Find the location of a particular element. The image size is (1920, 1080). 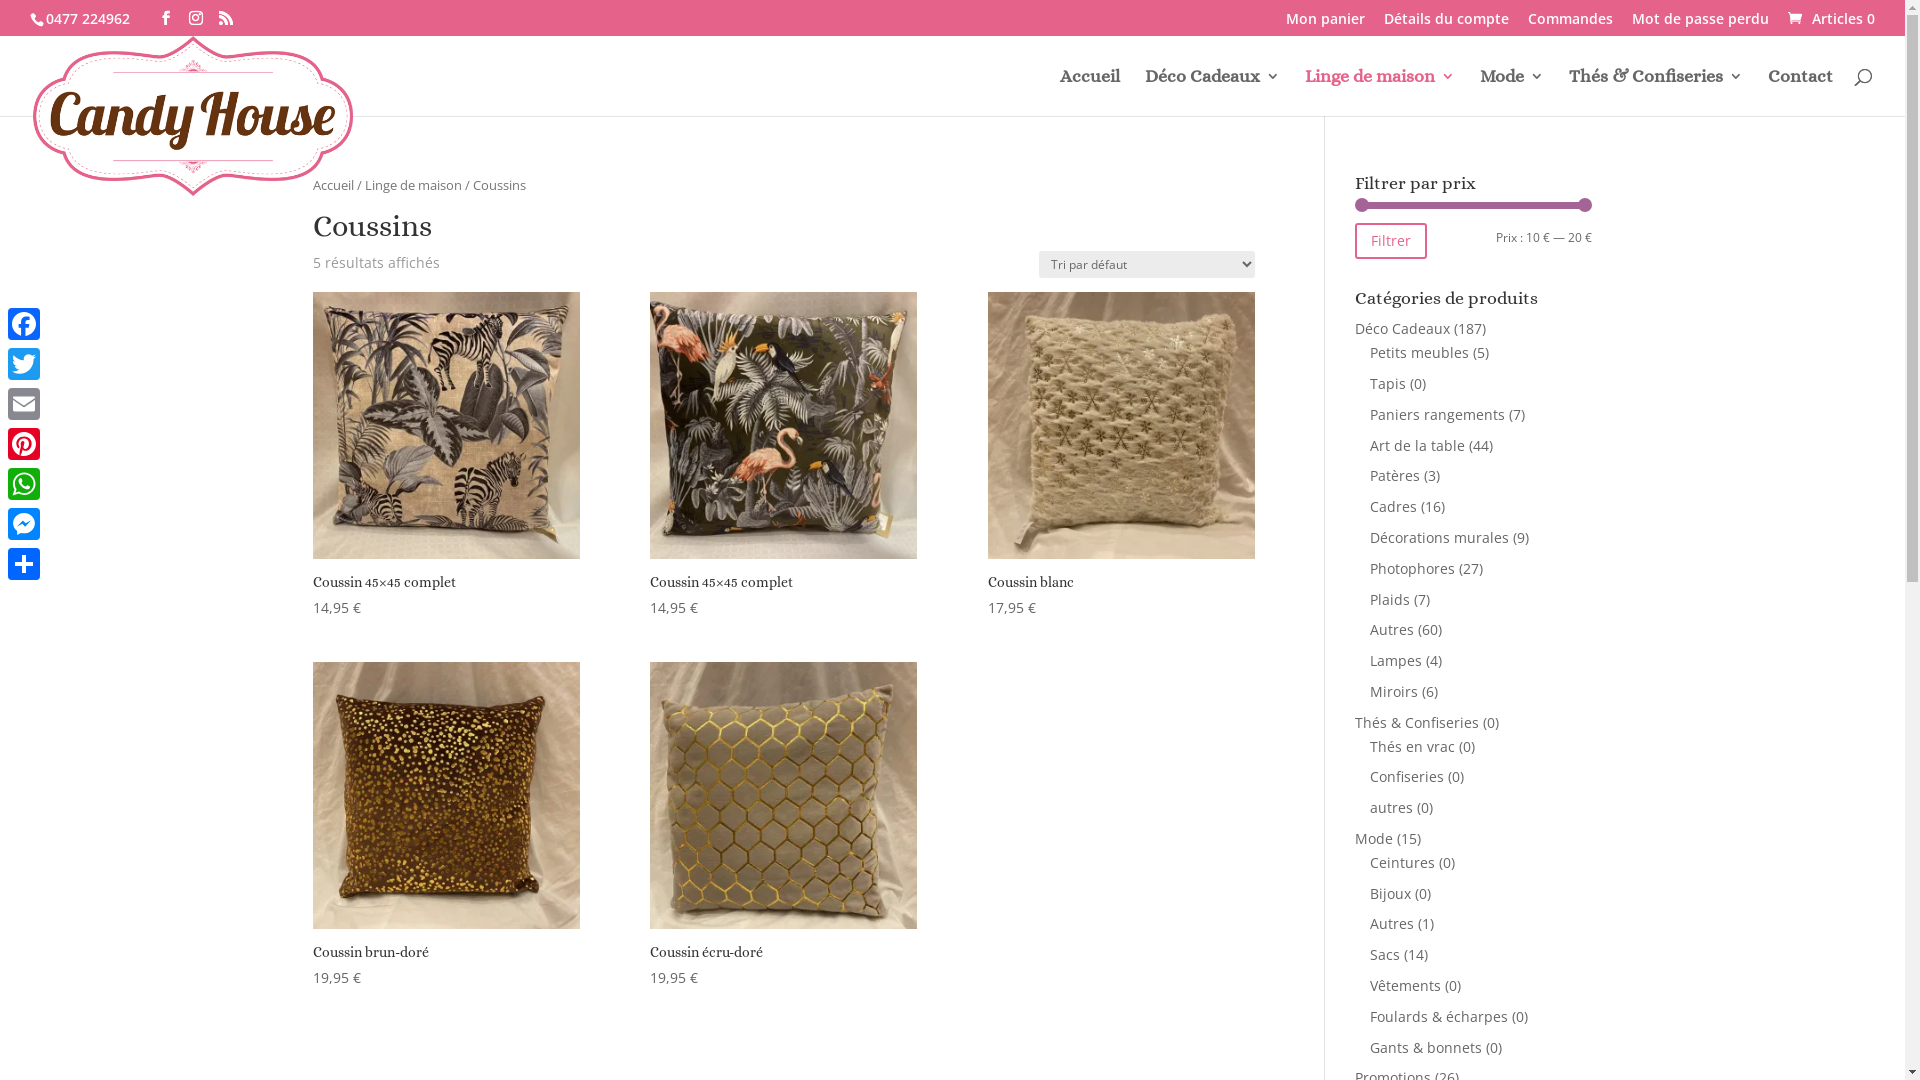

'Messenger' is located at coordinates (24, 523).